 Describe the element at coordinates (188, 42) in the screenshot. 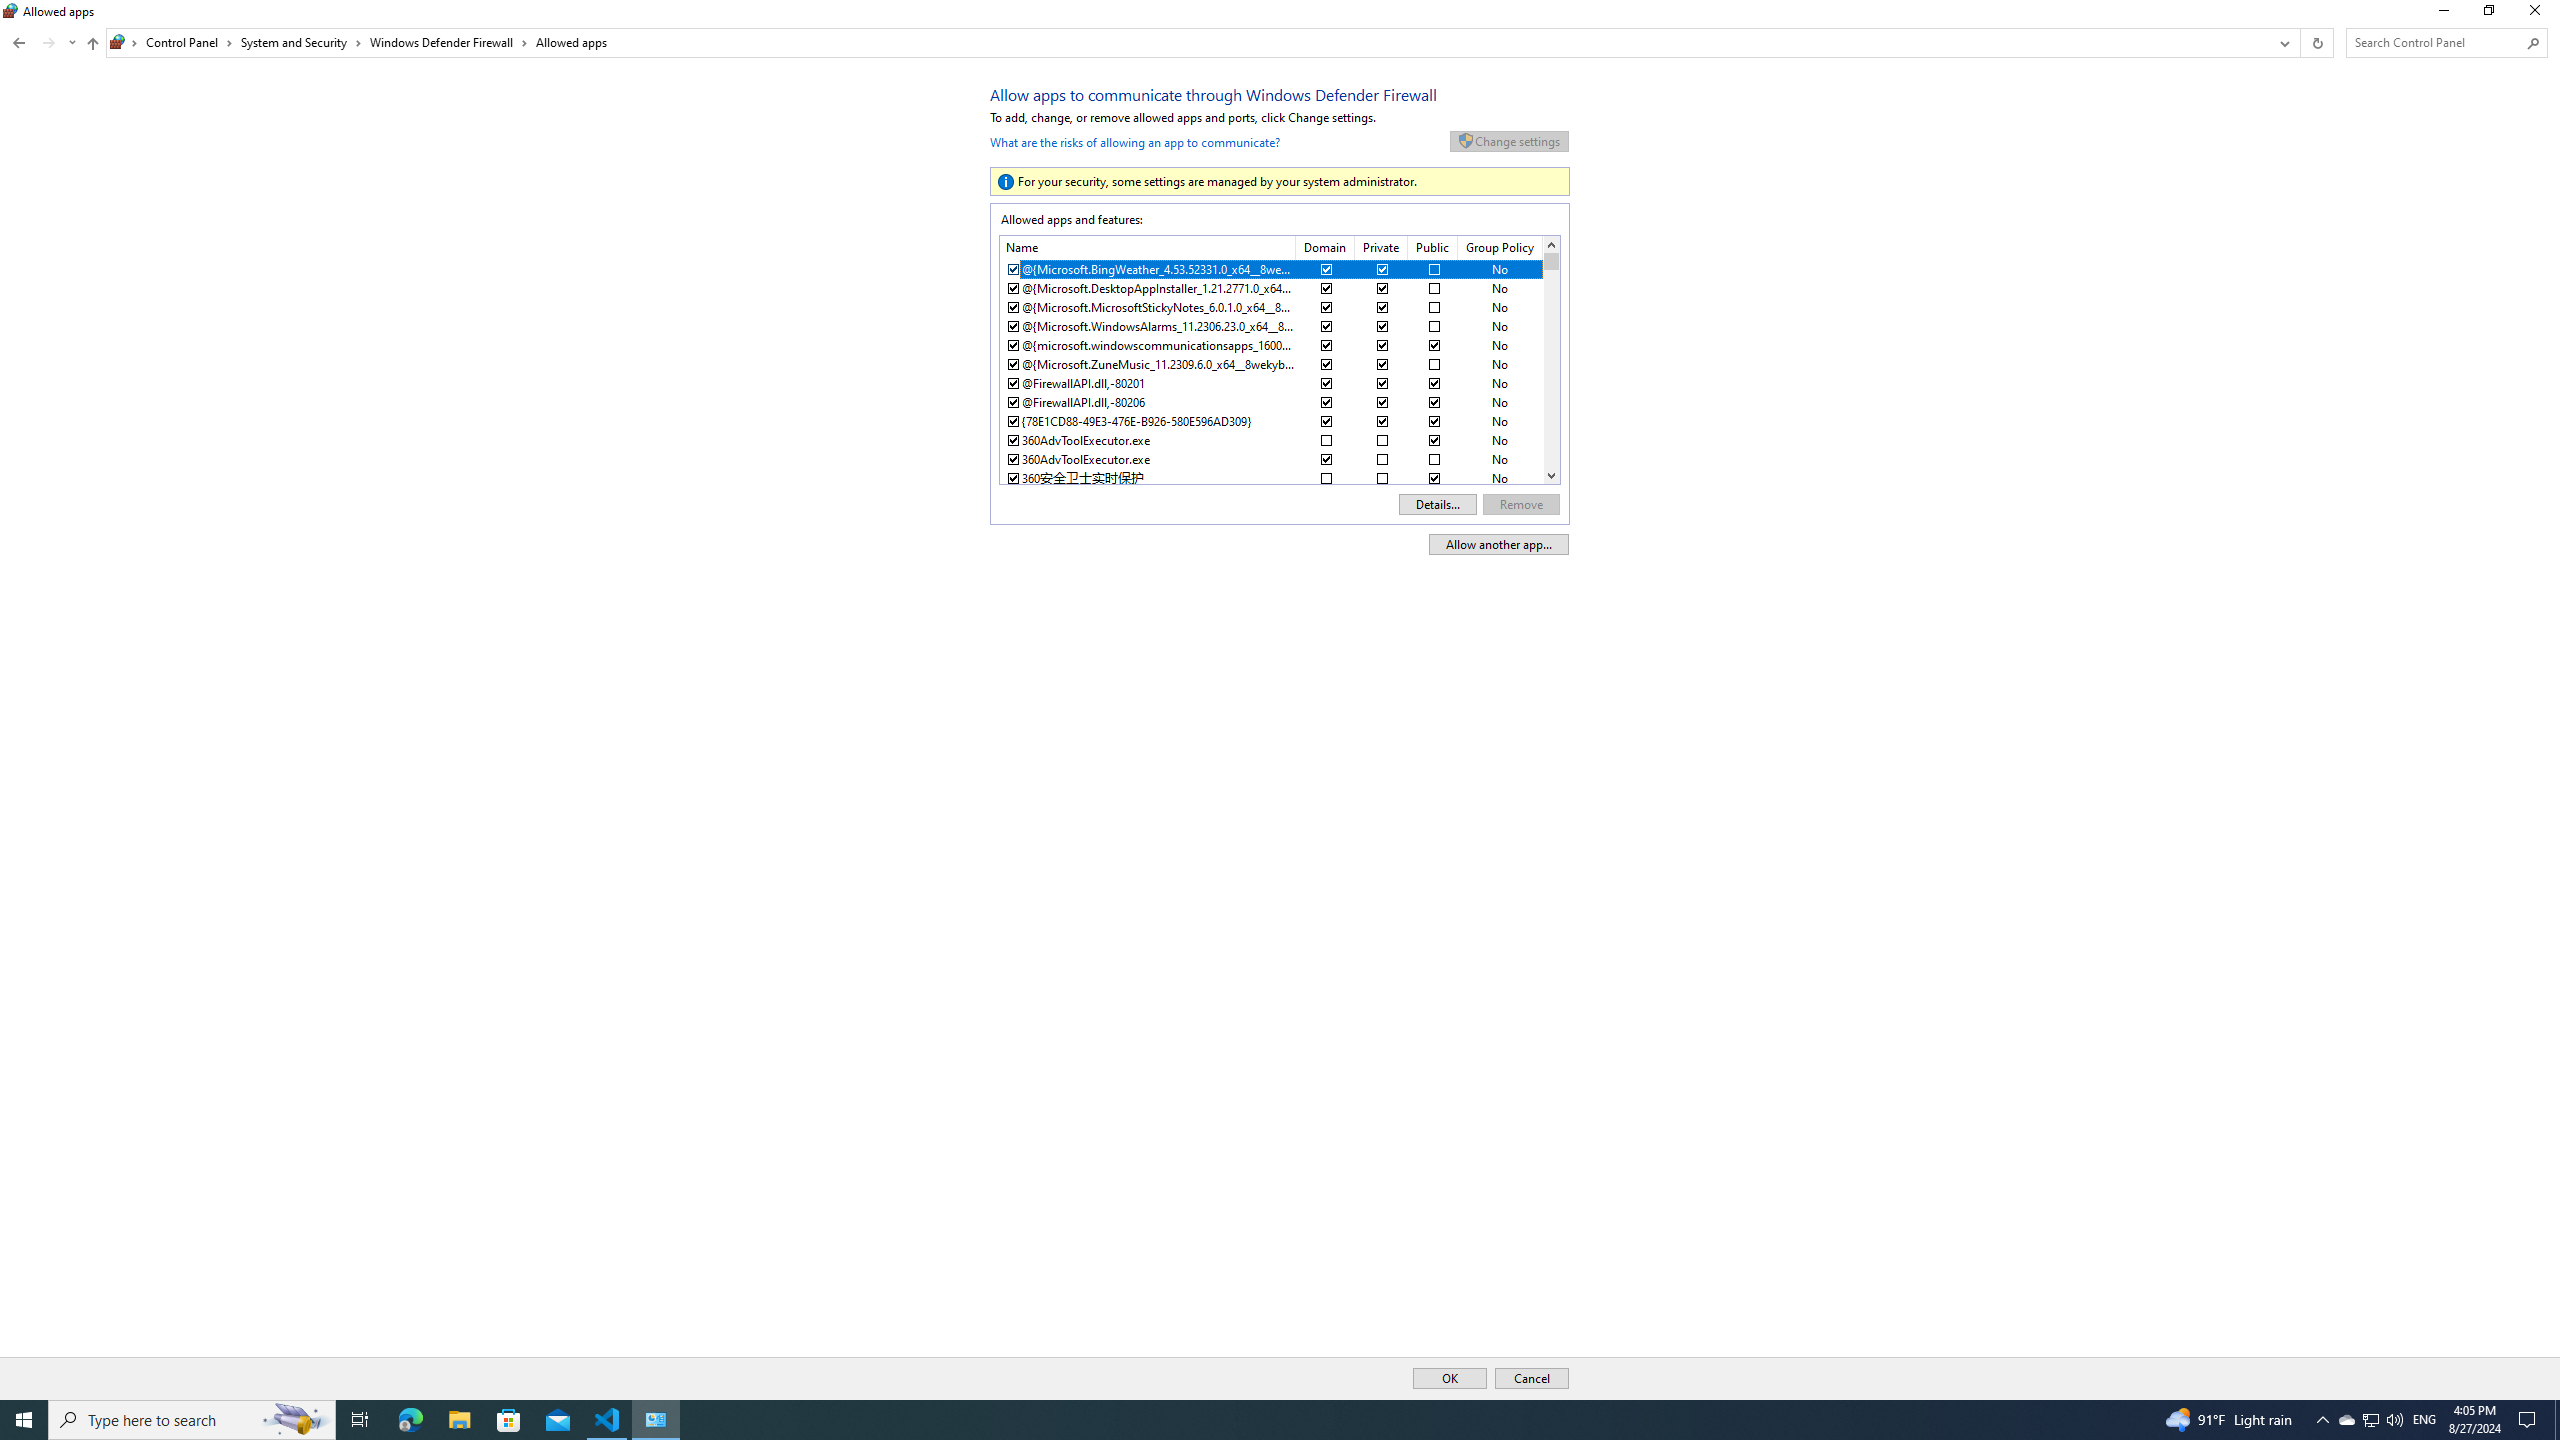

I see `'Control Panel'` at that location.